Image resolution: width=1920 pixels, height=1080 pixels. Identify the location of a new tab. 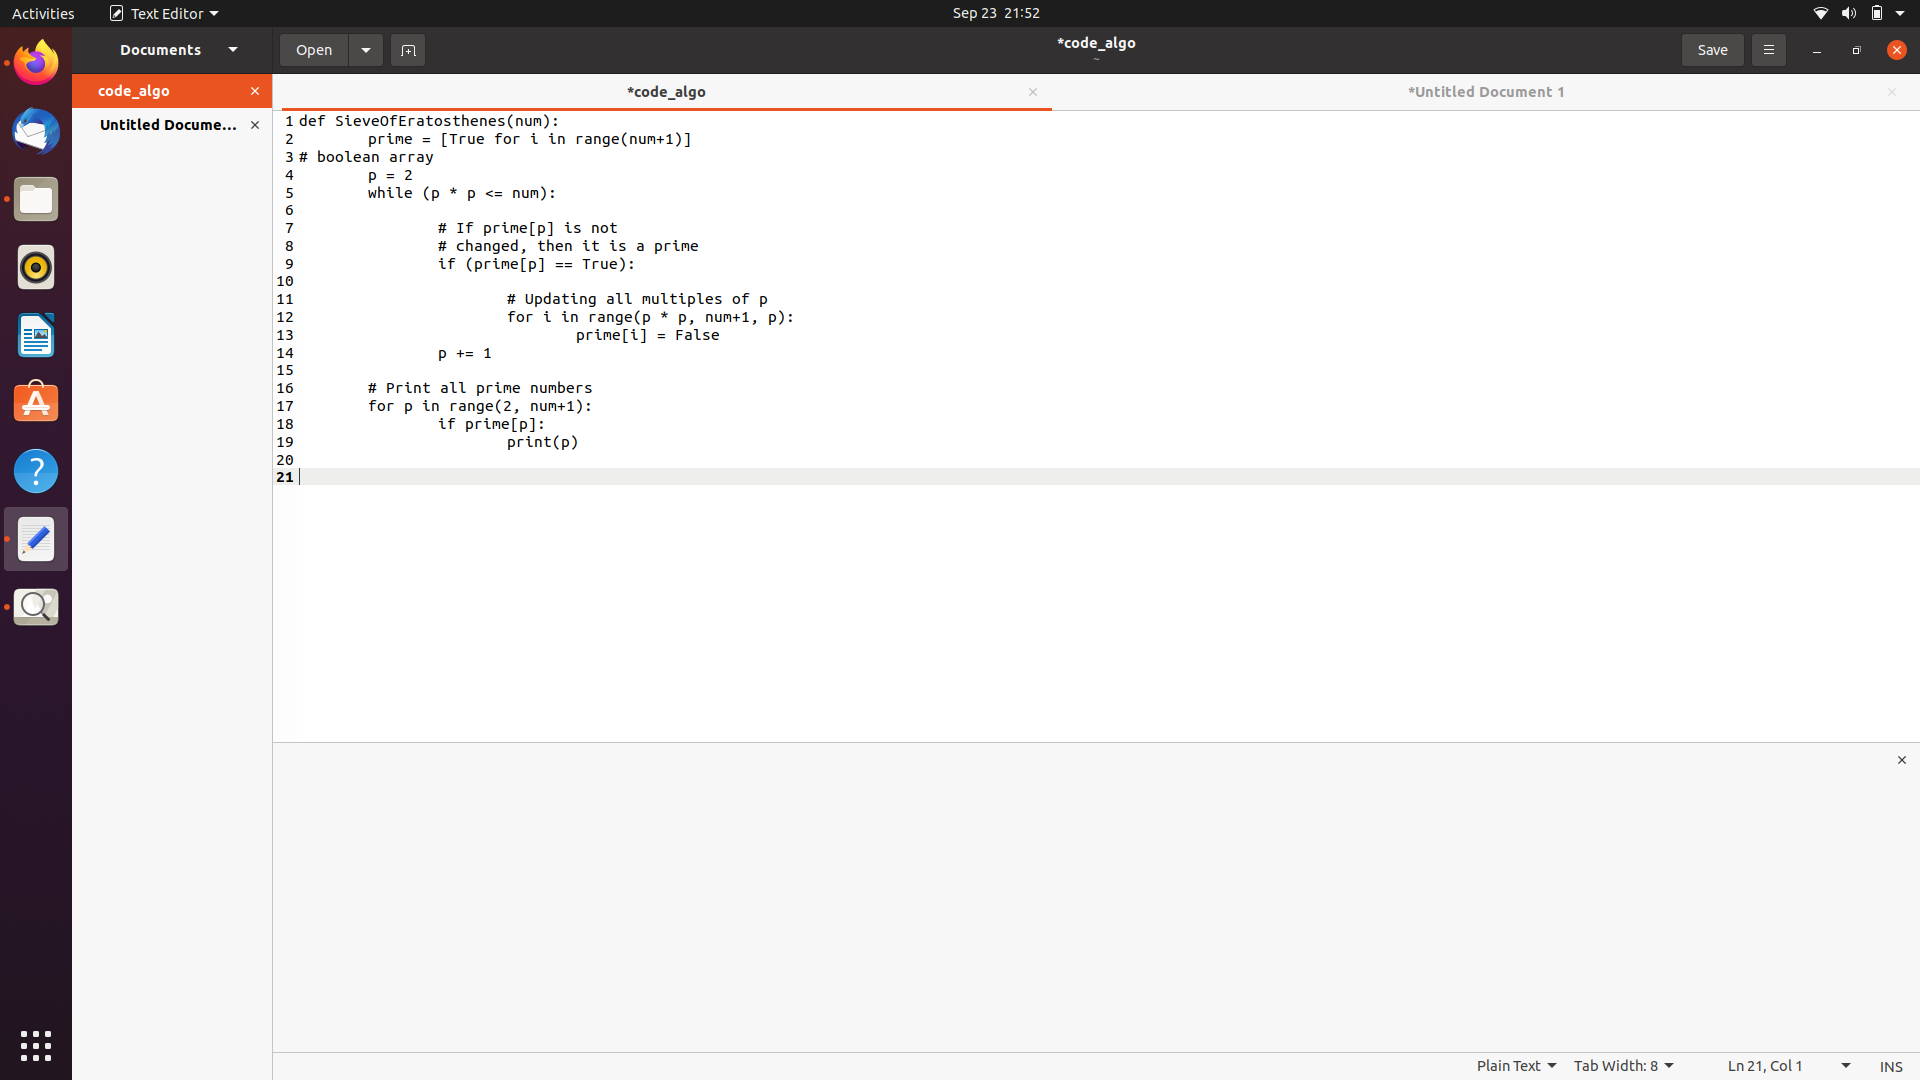
(406, 48).